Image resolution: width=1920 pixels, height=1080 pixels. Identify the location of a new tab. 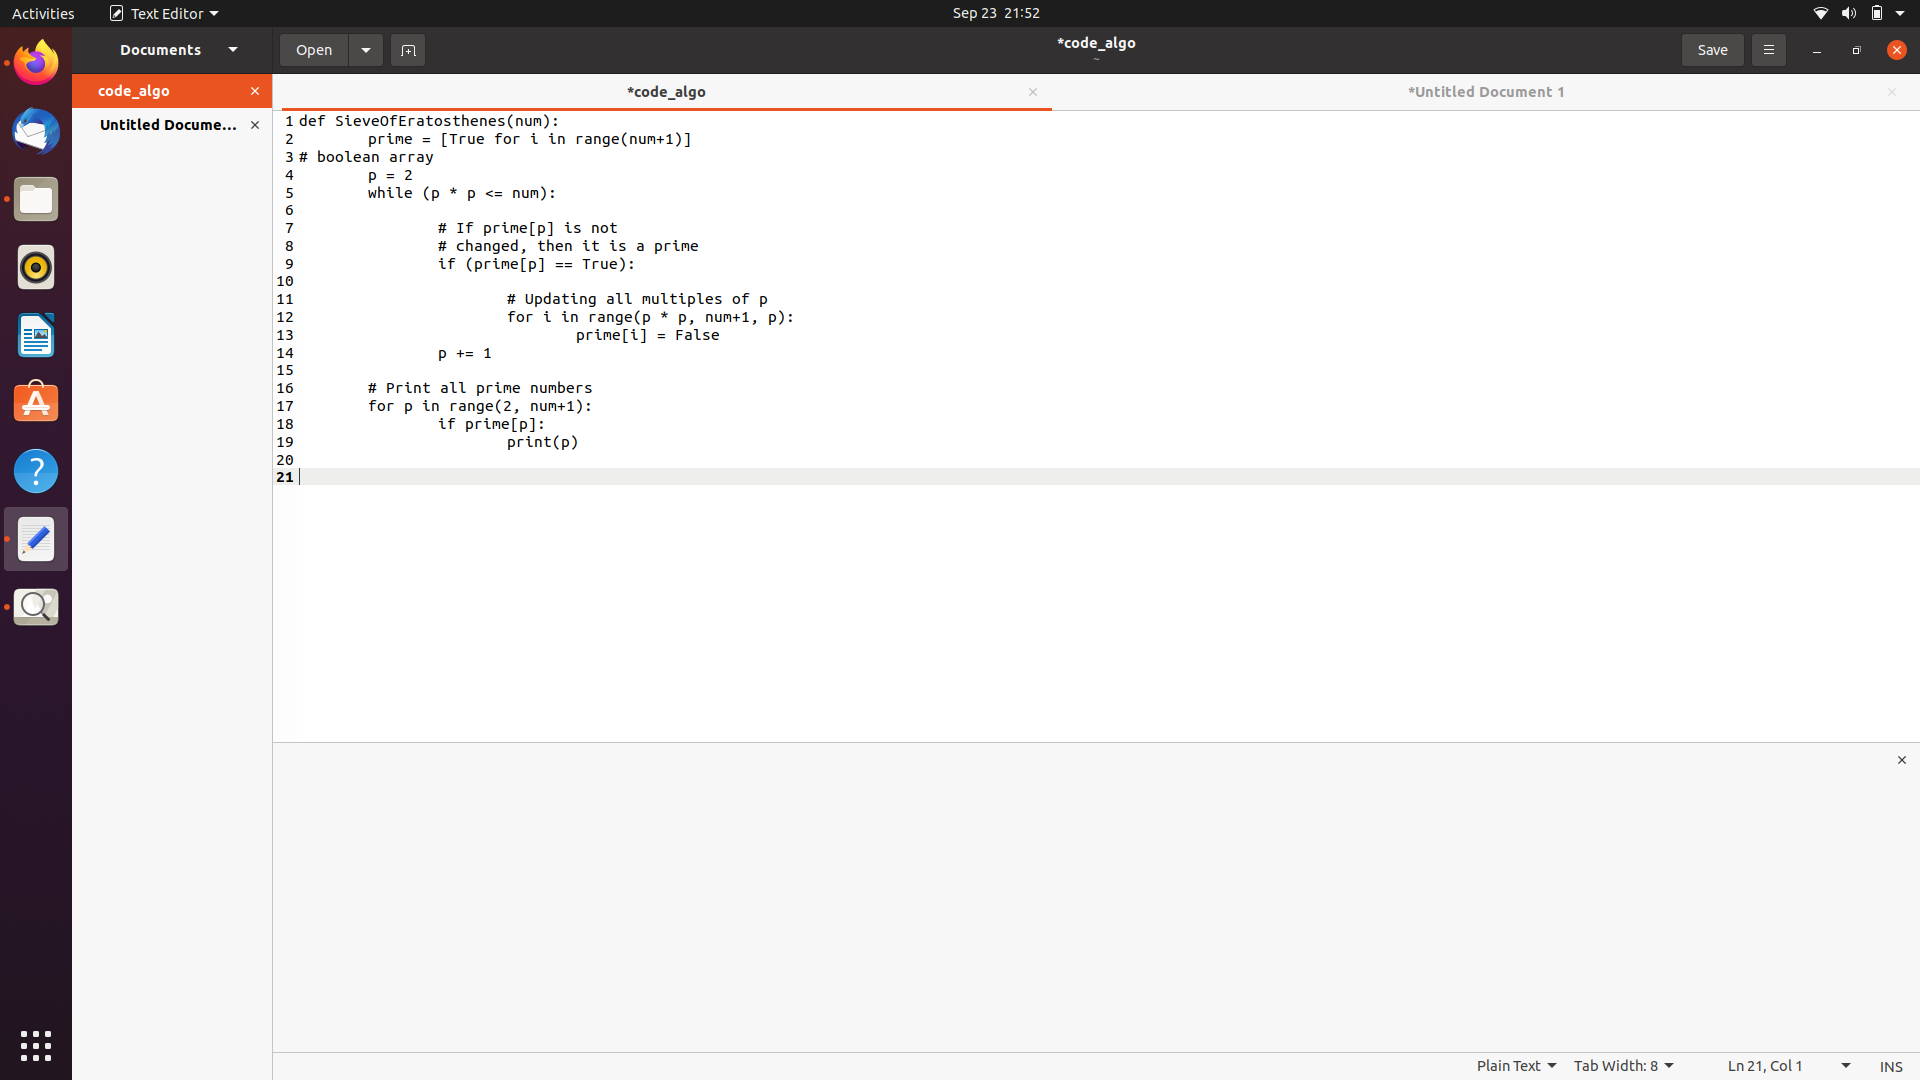
(406, 48).